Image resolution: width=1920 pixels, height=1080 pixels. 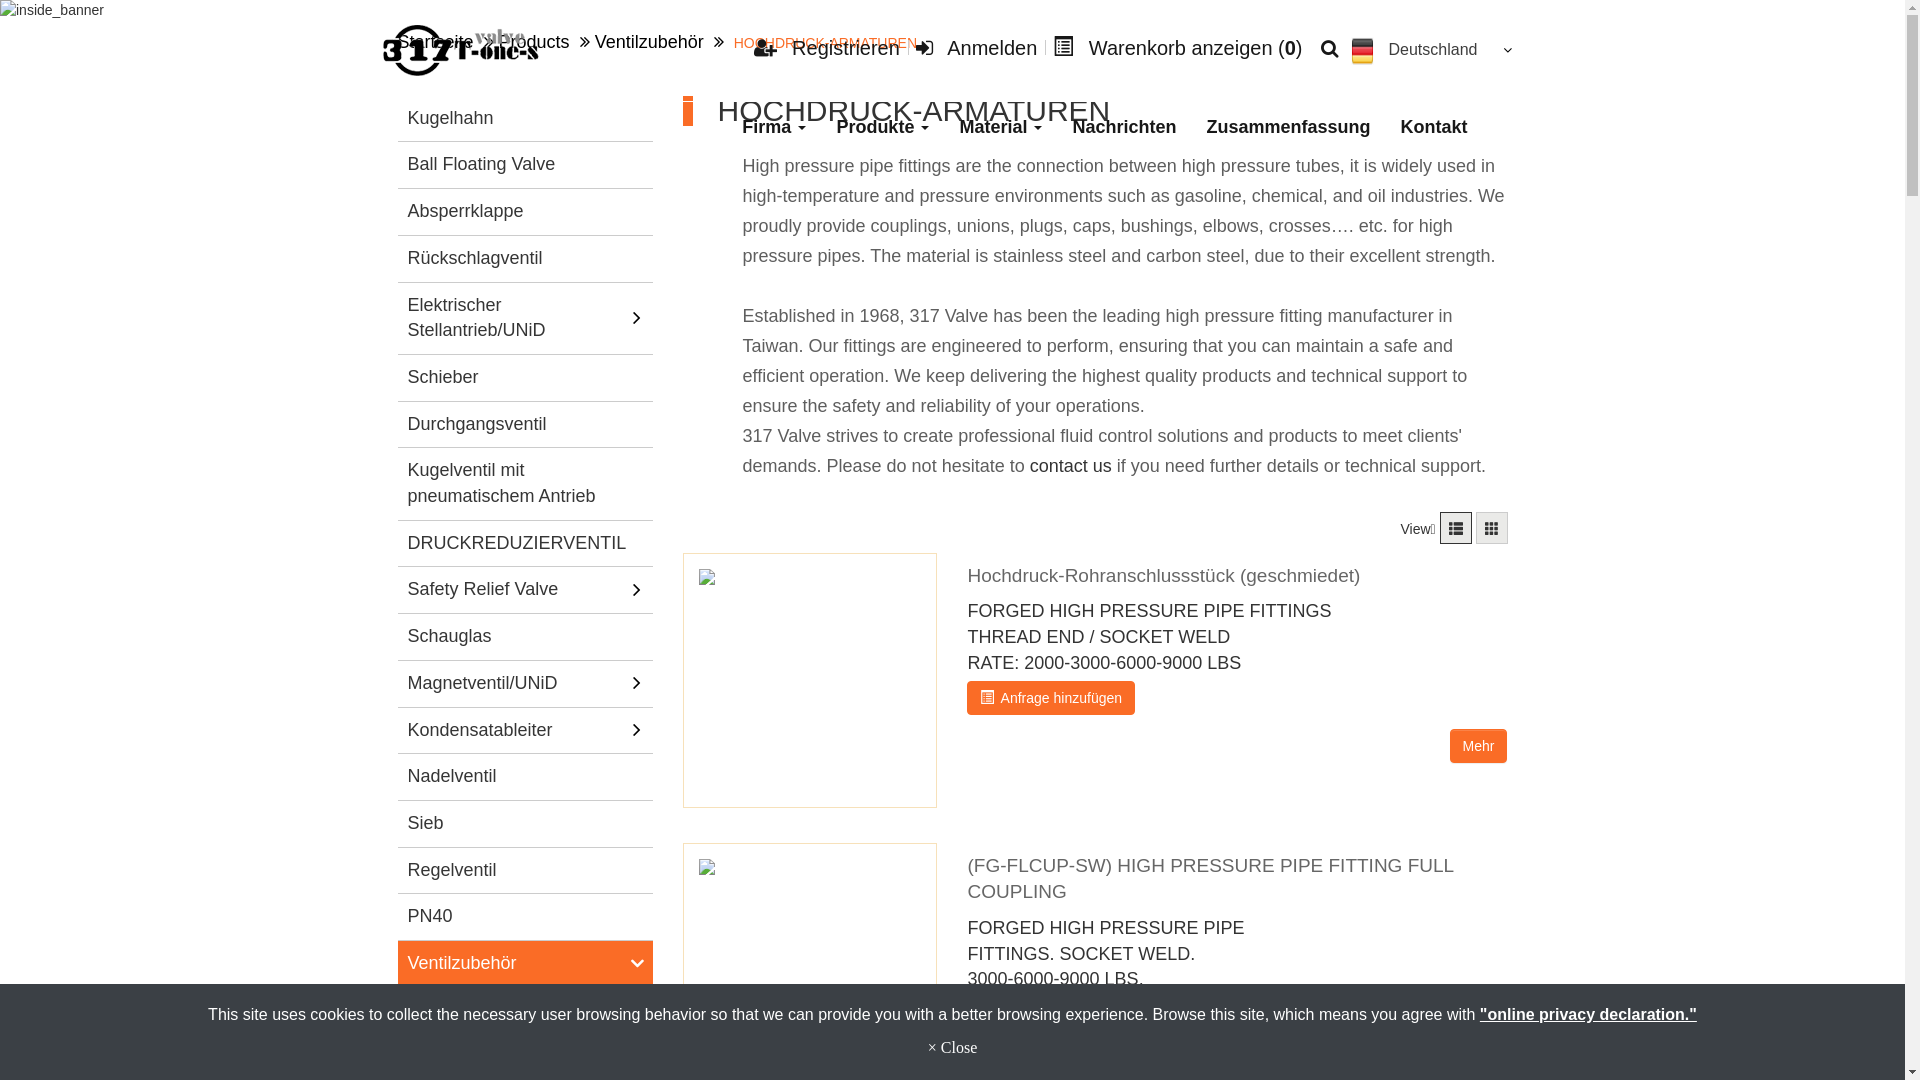 What do you see at coordinates (459, 49) in the screenshot?
I see `'T-ONE-S (MFG) TRADING INC.'` at bounding box center [459, 49].